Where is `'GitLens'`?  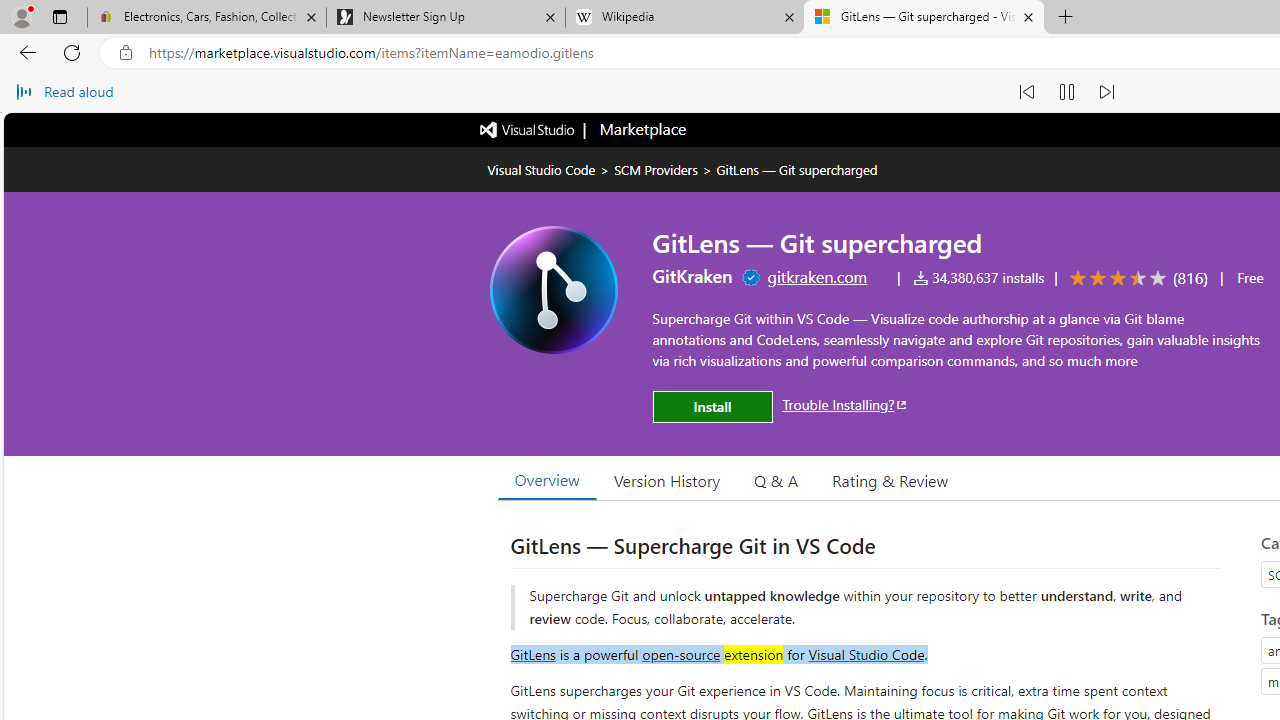 'GitLens' is located at coordinates (533, 653).